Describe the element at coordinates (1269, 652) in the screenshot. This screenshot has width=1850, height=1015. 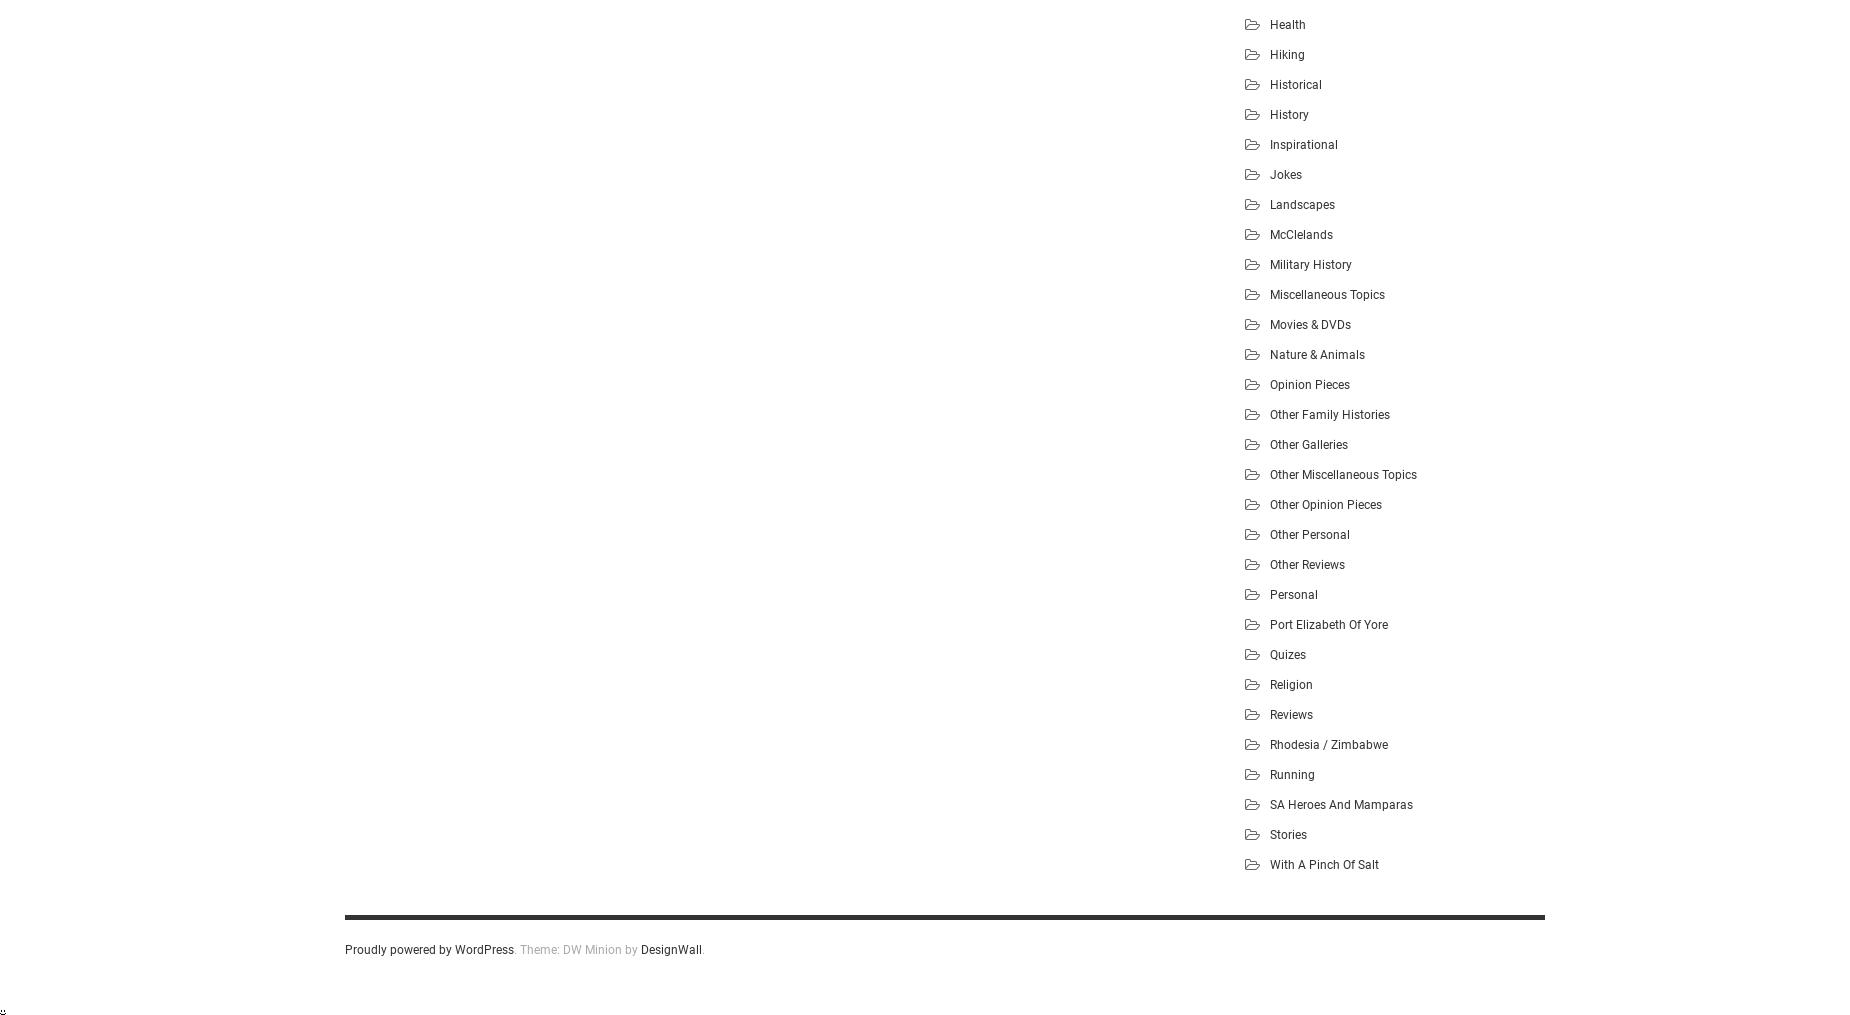
I see `'Quizes'` at that location.